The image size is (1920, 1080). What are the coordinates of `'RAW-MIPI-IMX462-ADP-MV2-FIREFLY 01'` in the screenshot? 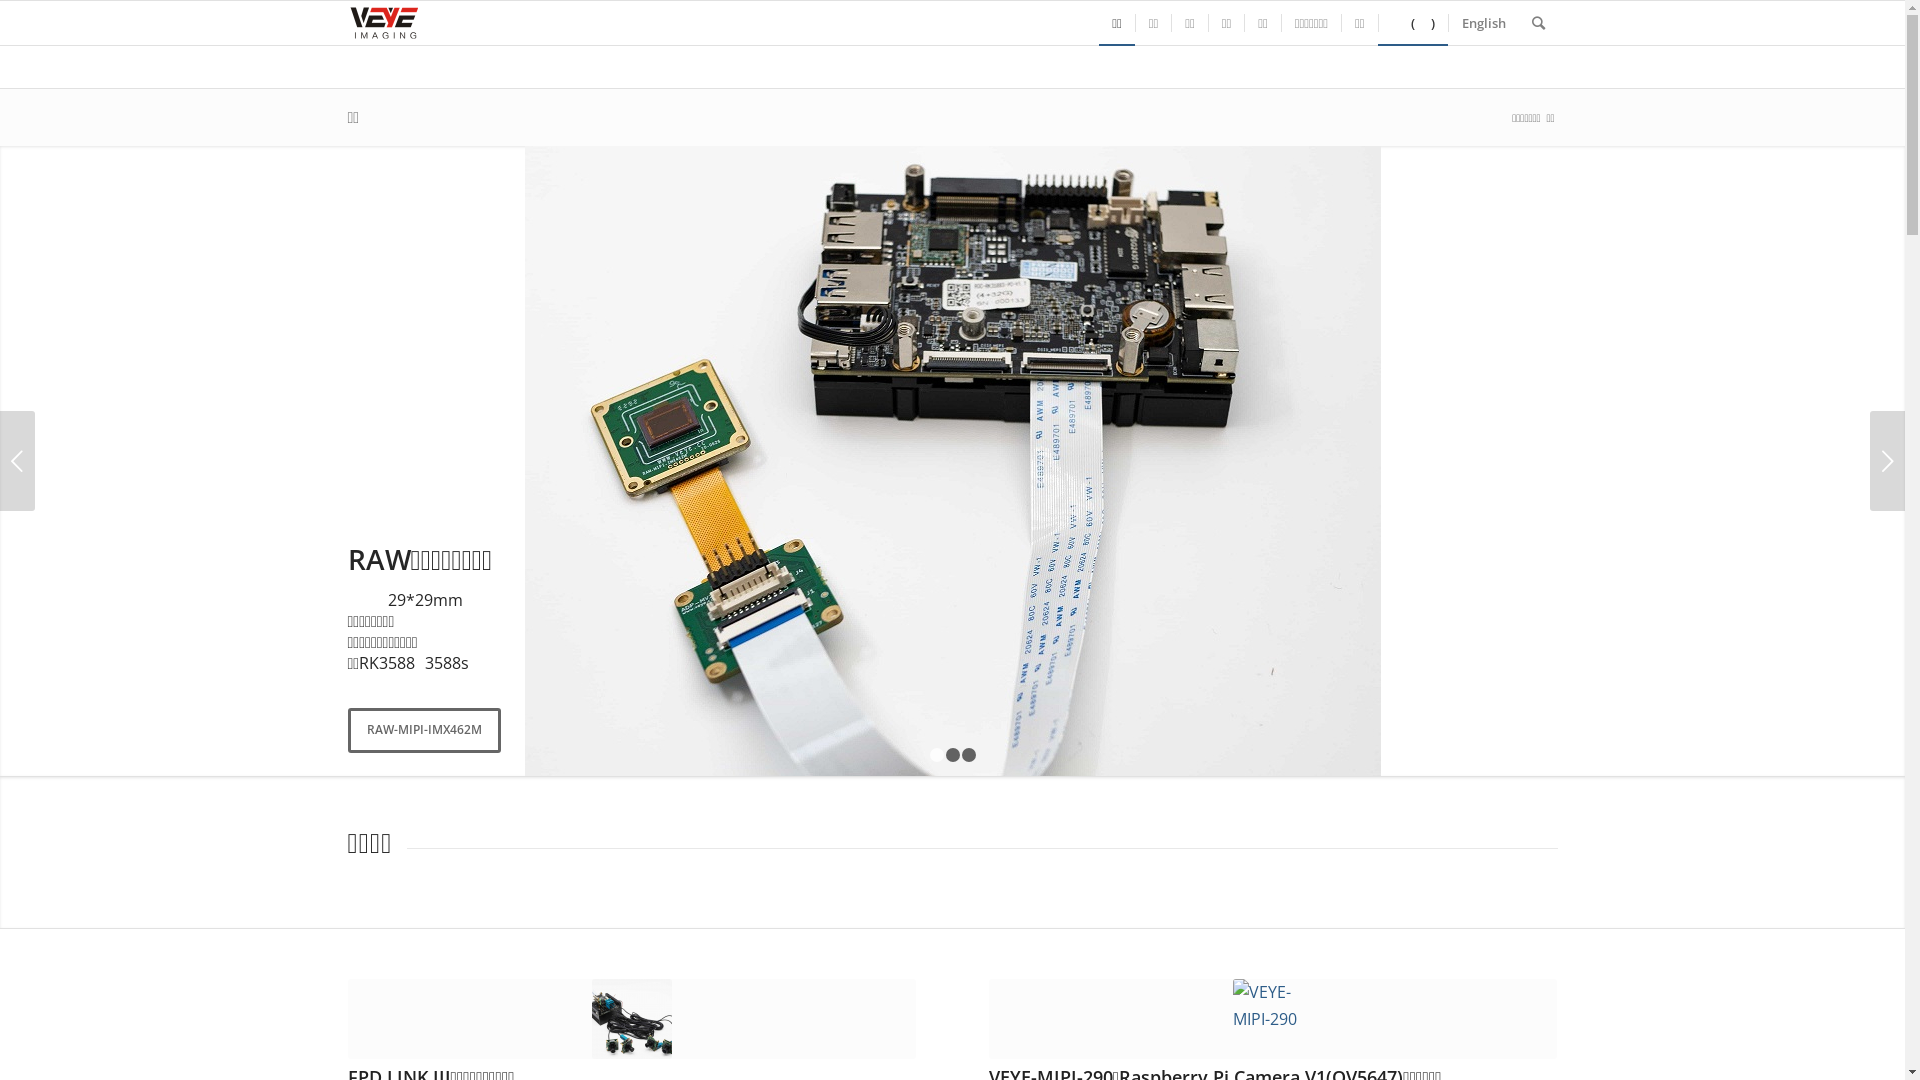 It's located at (950, 461).